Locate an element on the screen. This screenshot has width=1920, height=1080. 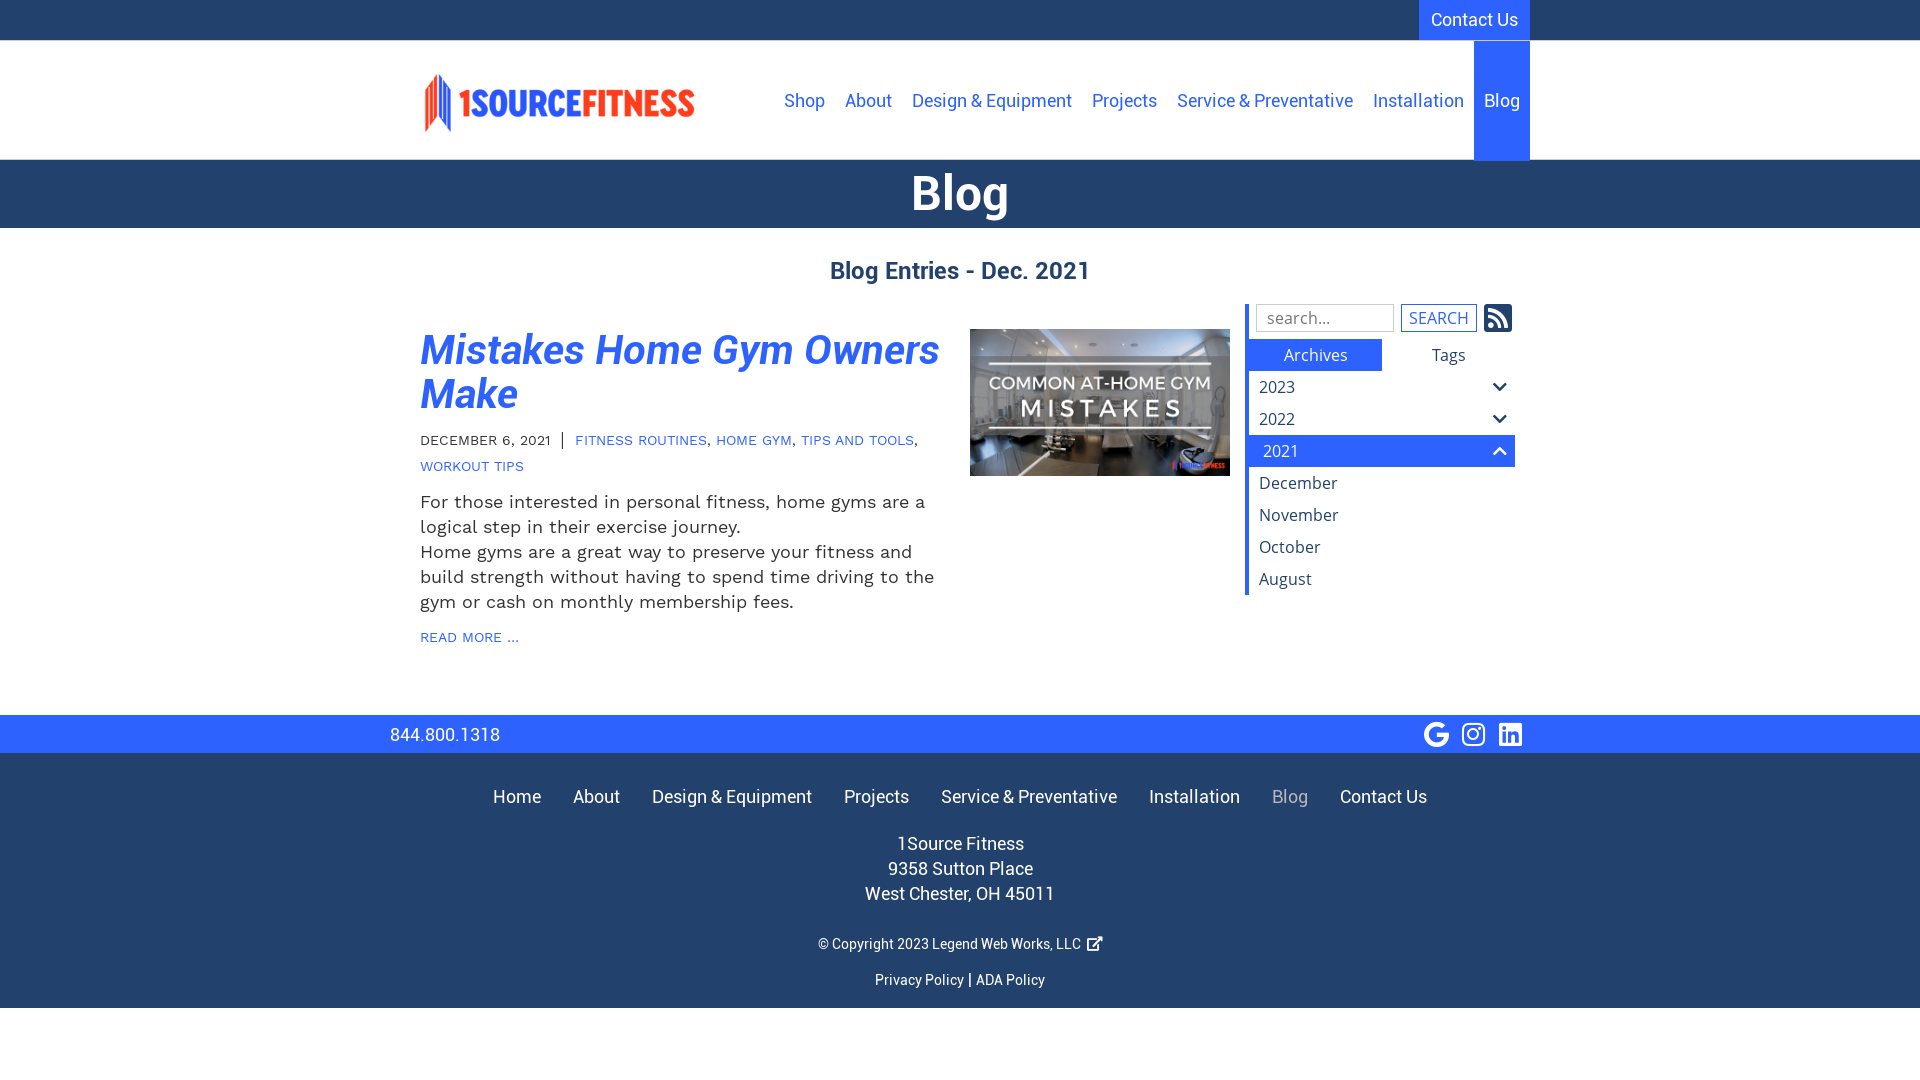
'Shop' is located at coordinates (804, 100).